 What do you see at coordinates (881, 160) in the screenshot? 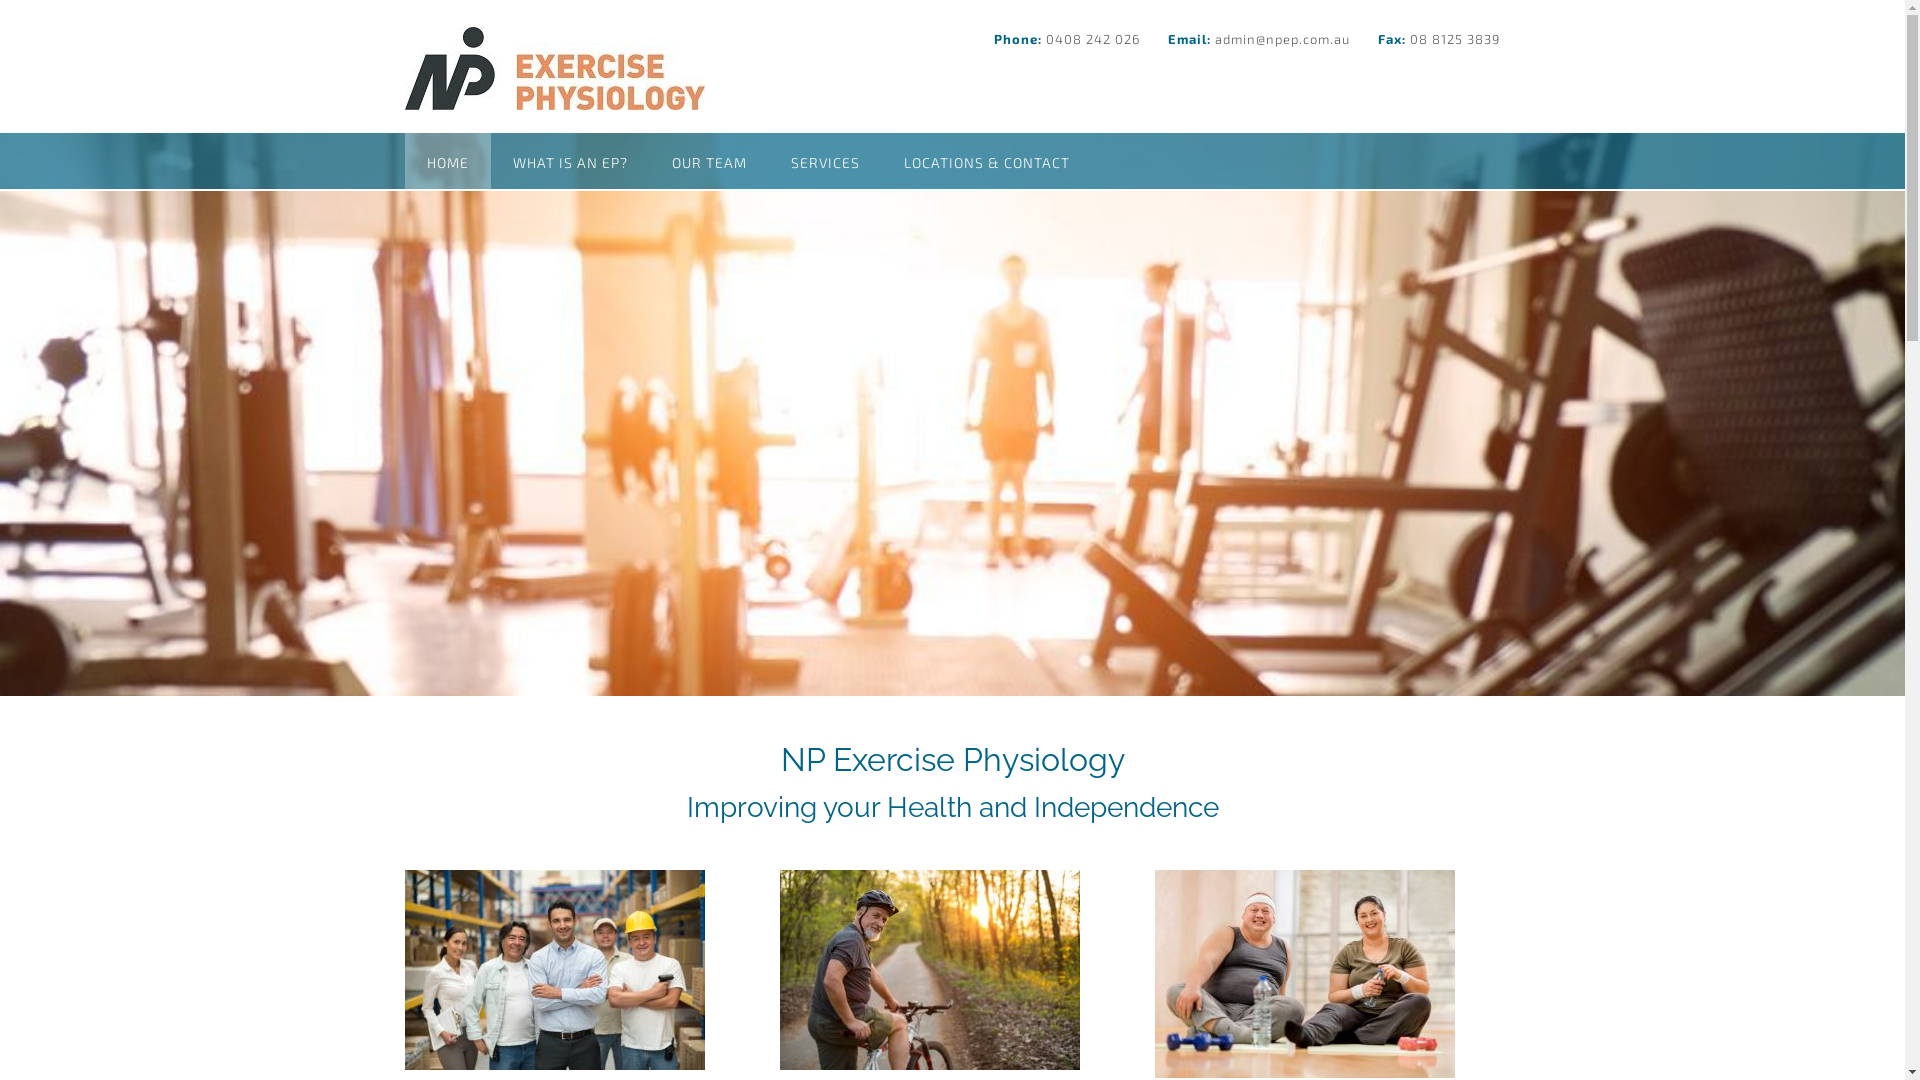
I see `'LOCATIONS & CONTACT'` at bounding box center [881, 160].